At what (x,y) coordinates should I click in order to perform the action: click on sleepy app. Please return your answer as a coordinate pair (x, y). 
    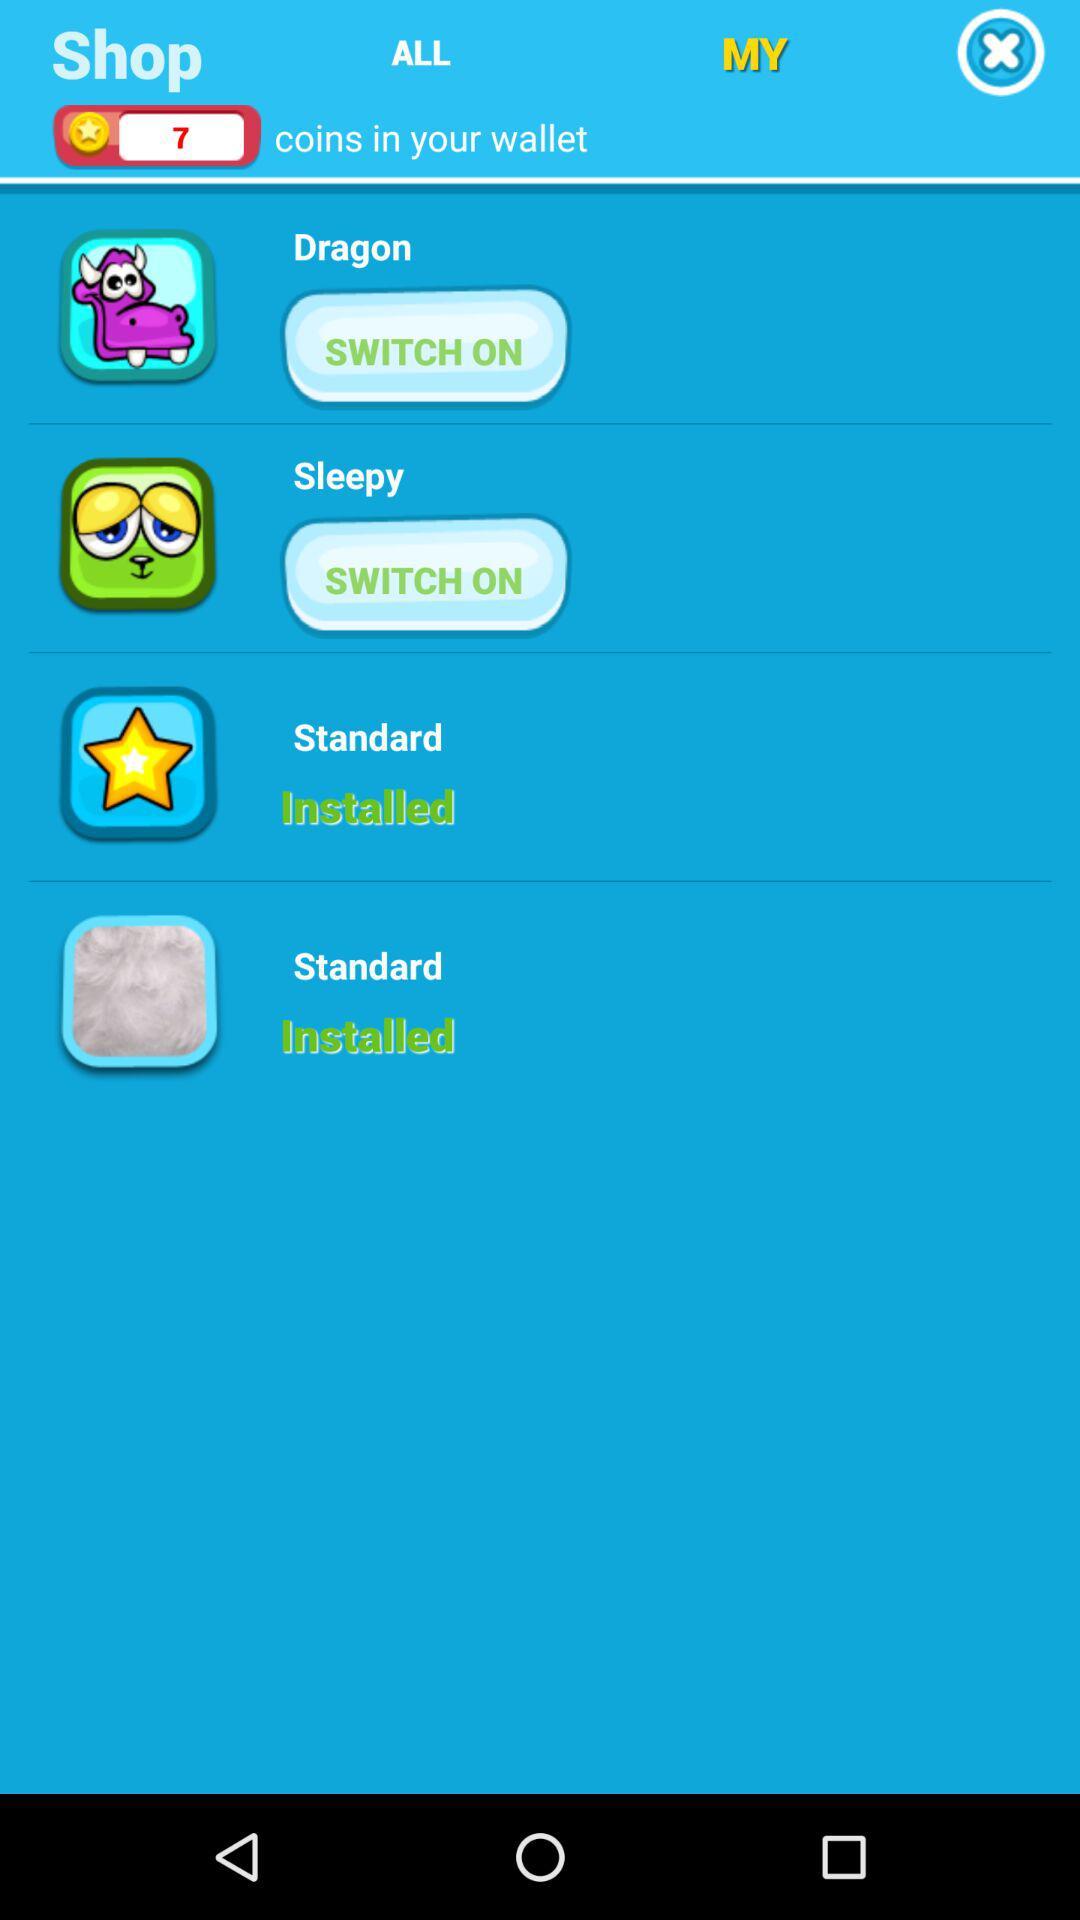
    Looking at the image, I should click on (347, 473).